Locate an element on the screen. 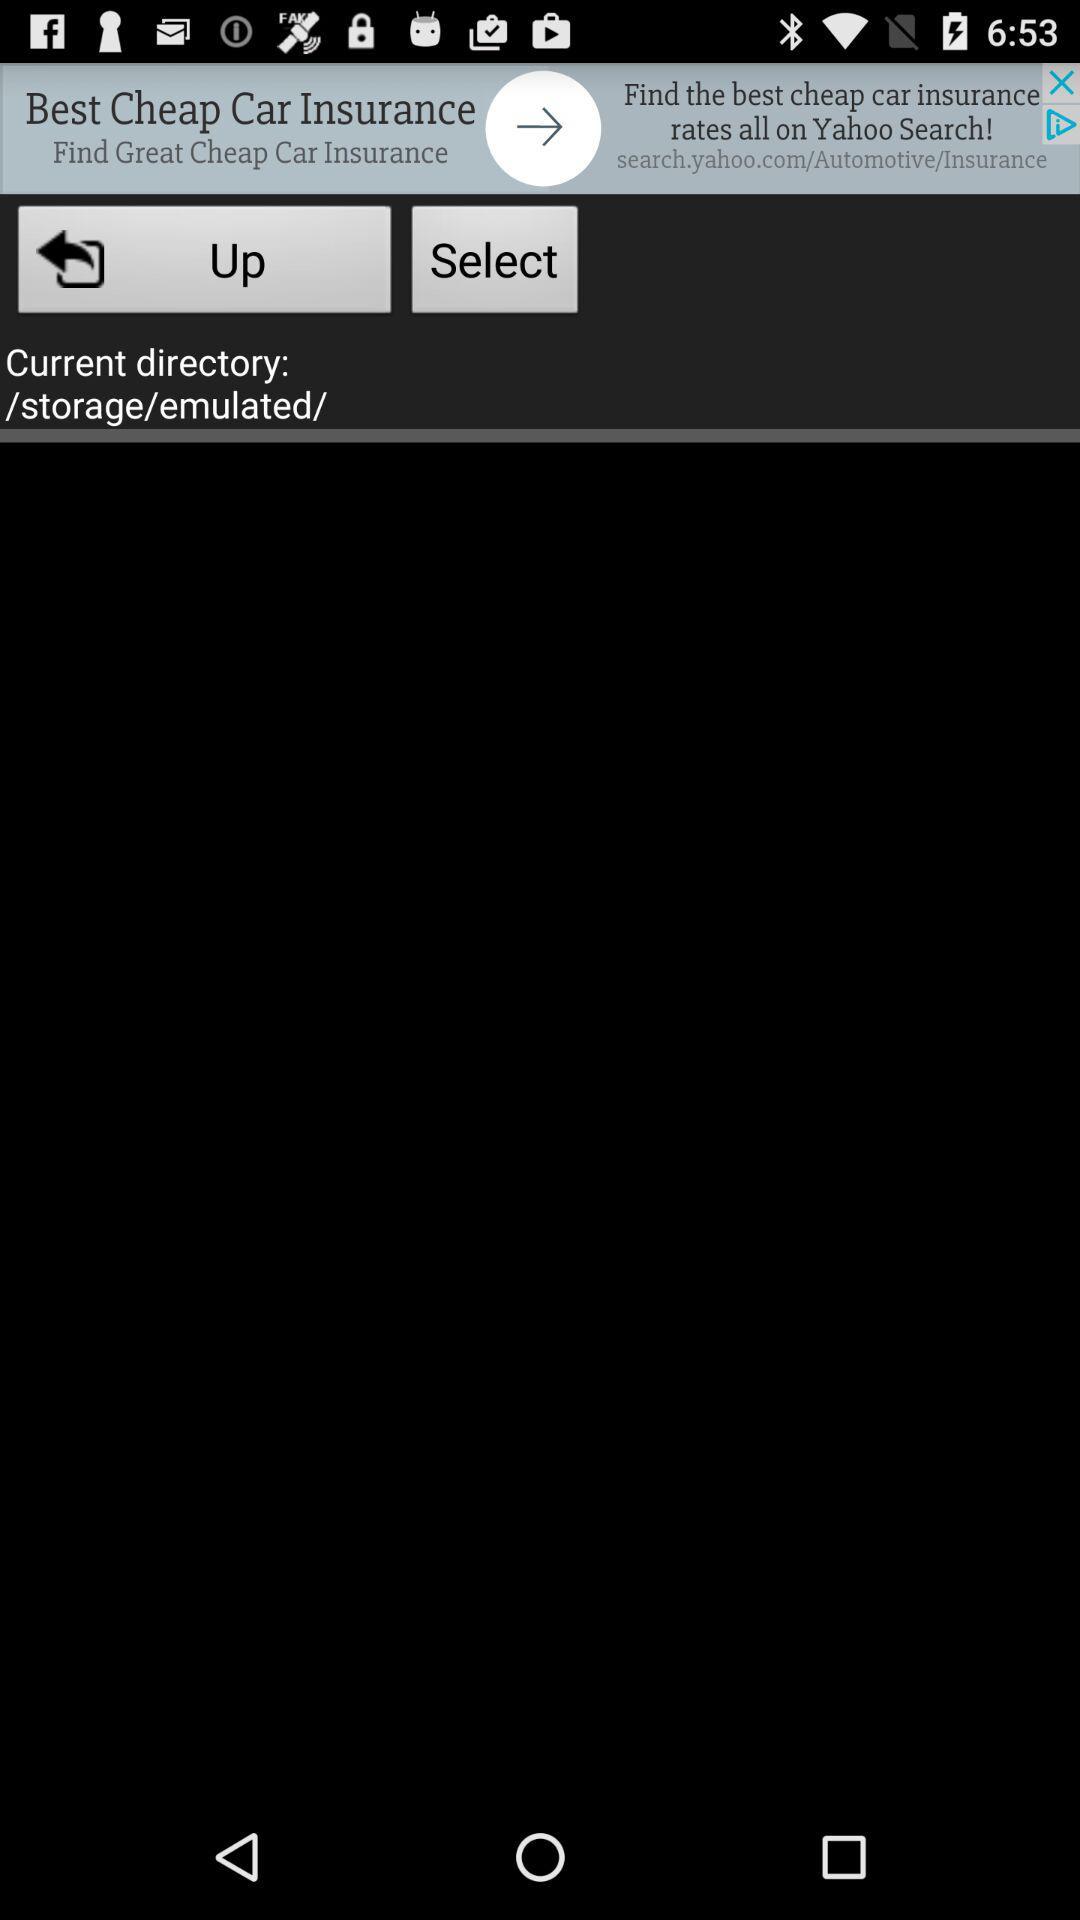  advertisement is located at coordinates (540, 127).